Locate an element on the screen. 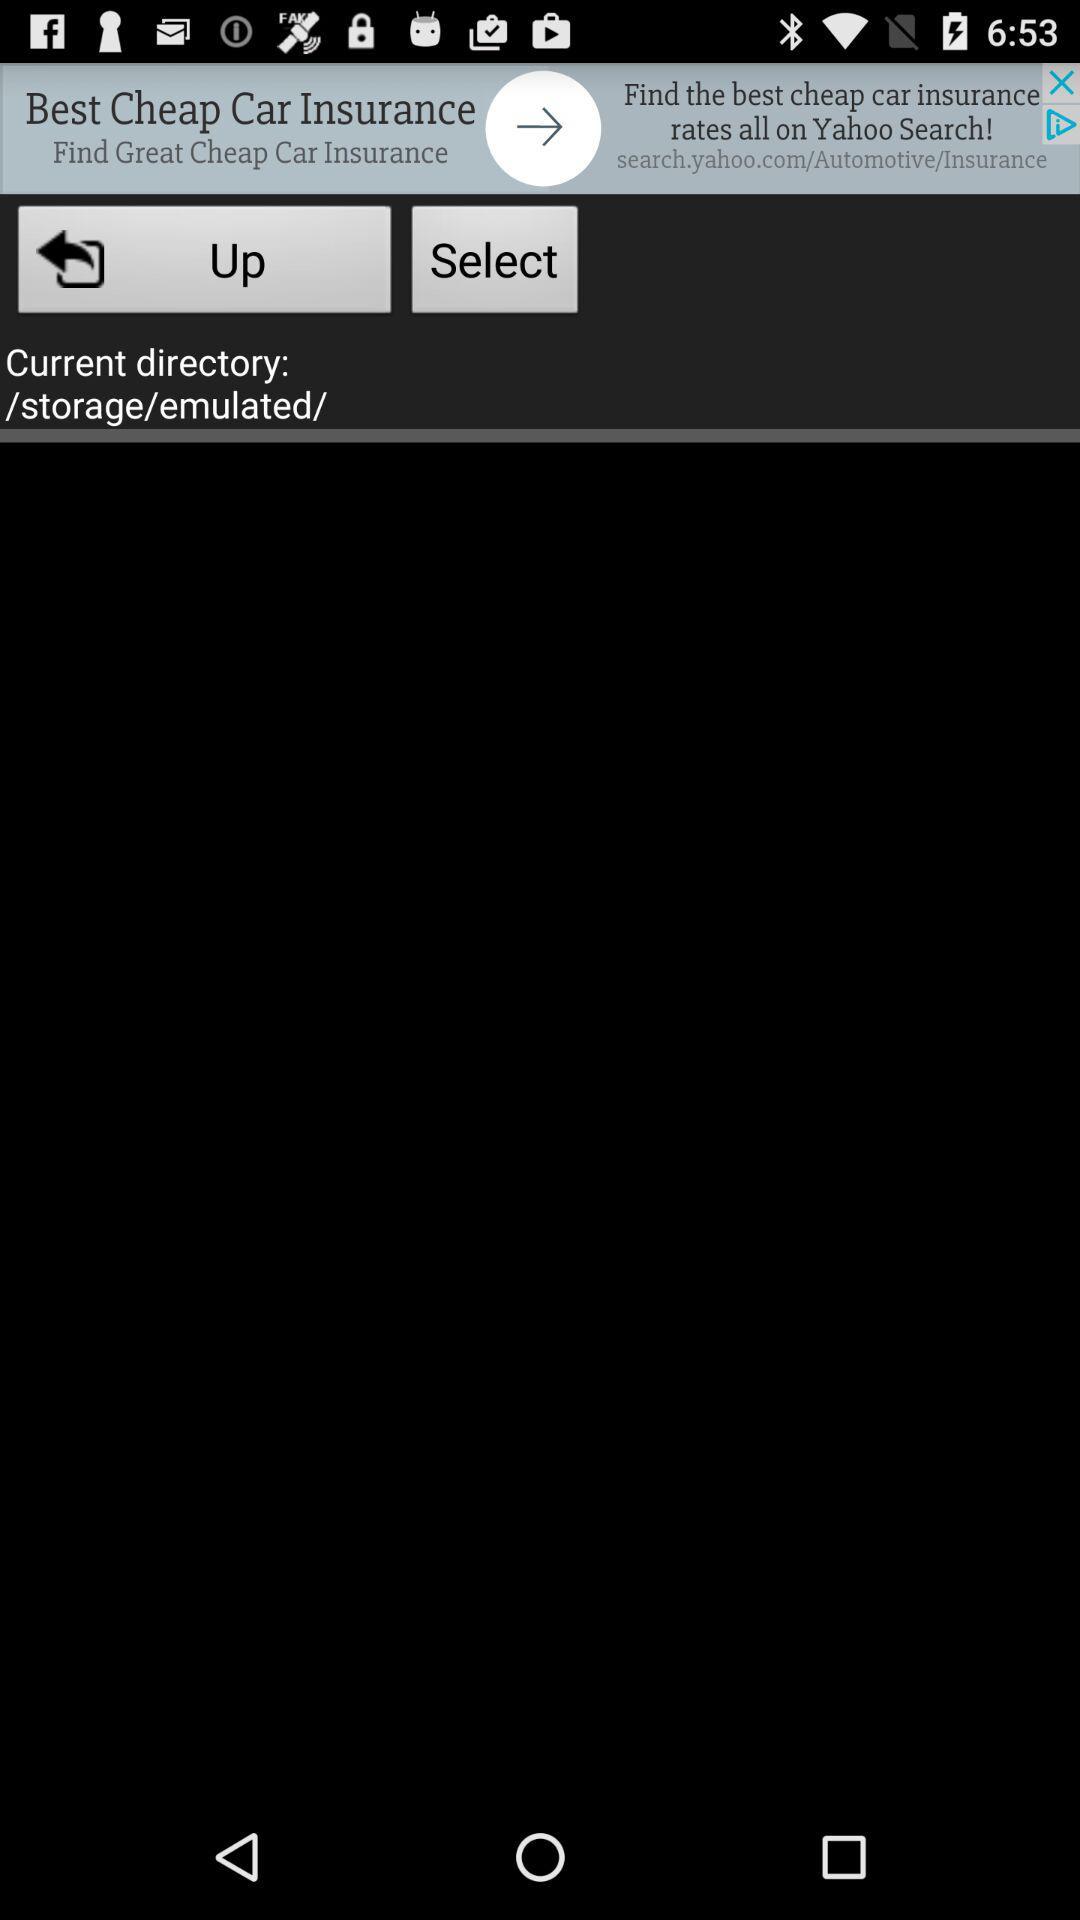  advertisement is located at coordinates (540, 127).